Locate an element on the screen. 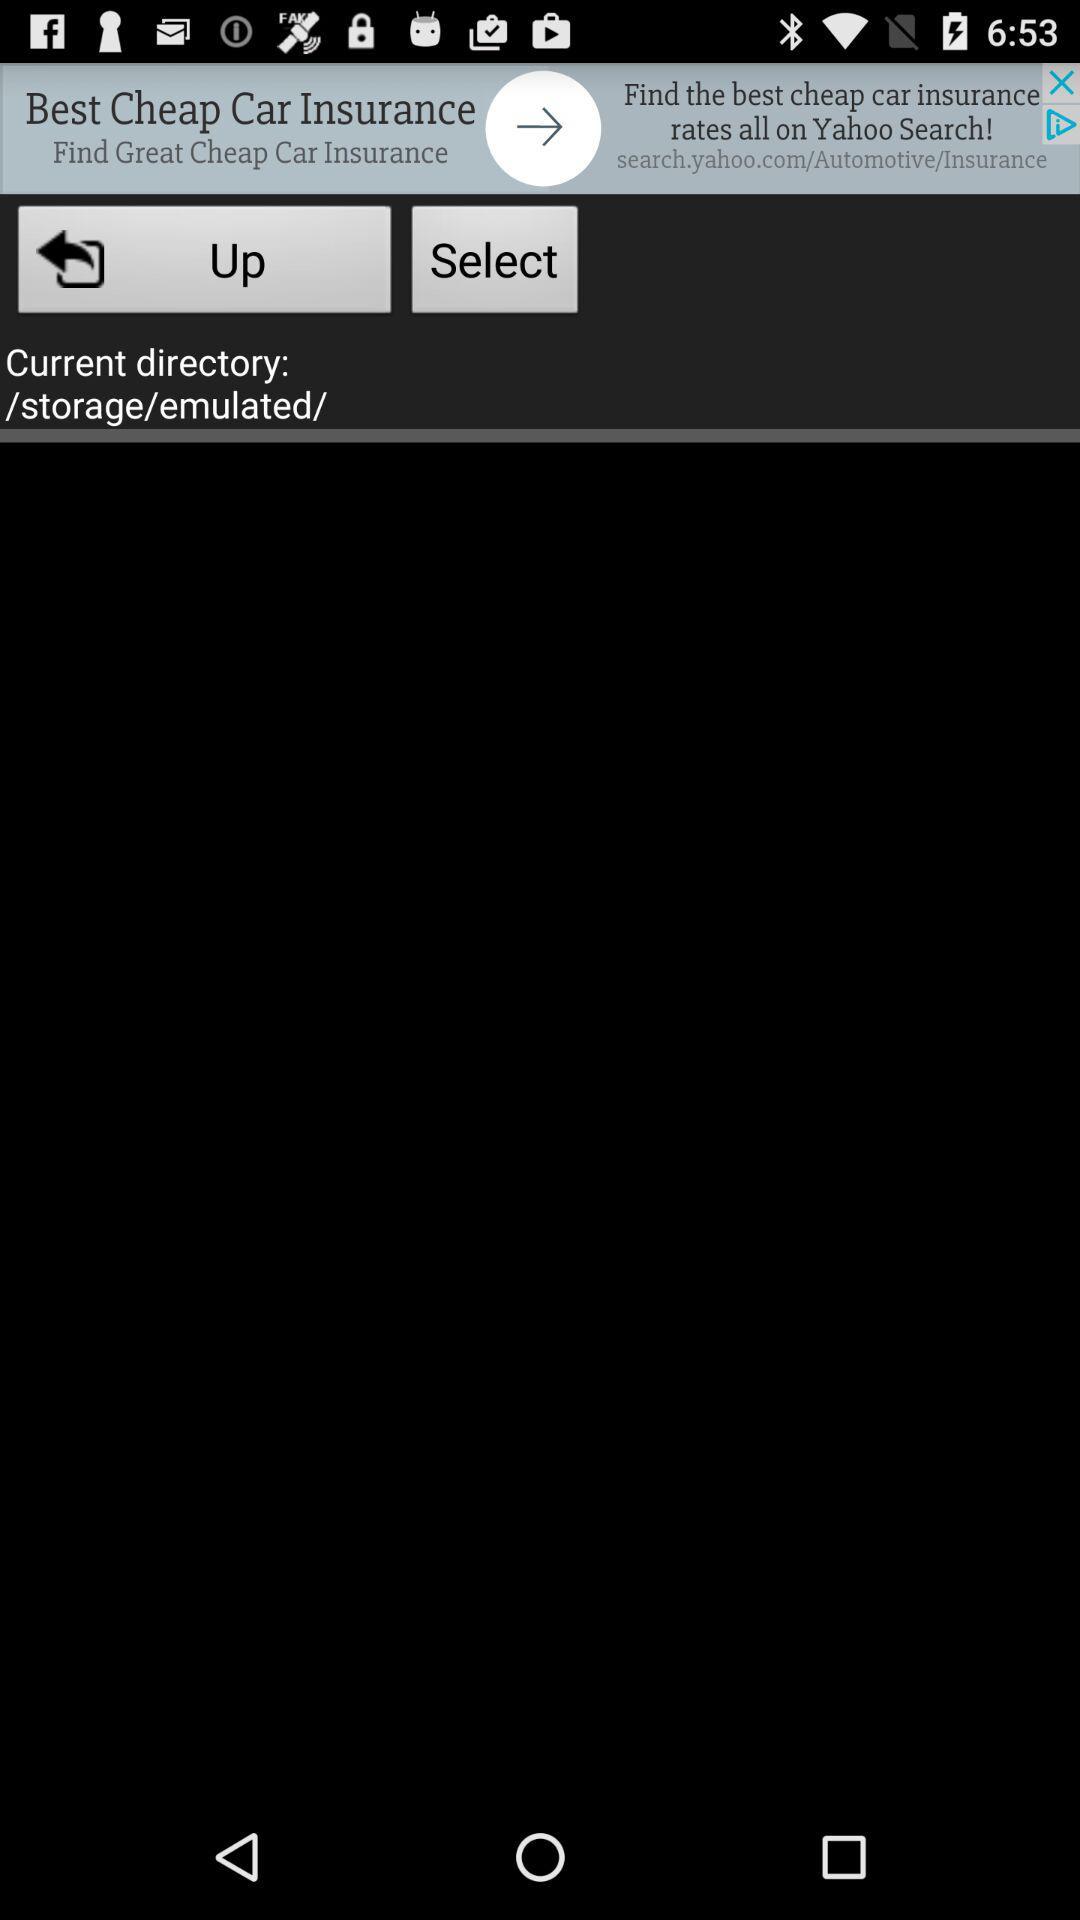  advertisement is located at coordinates (540, 127).